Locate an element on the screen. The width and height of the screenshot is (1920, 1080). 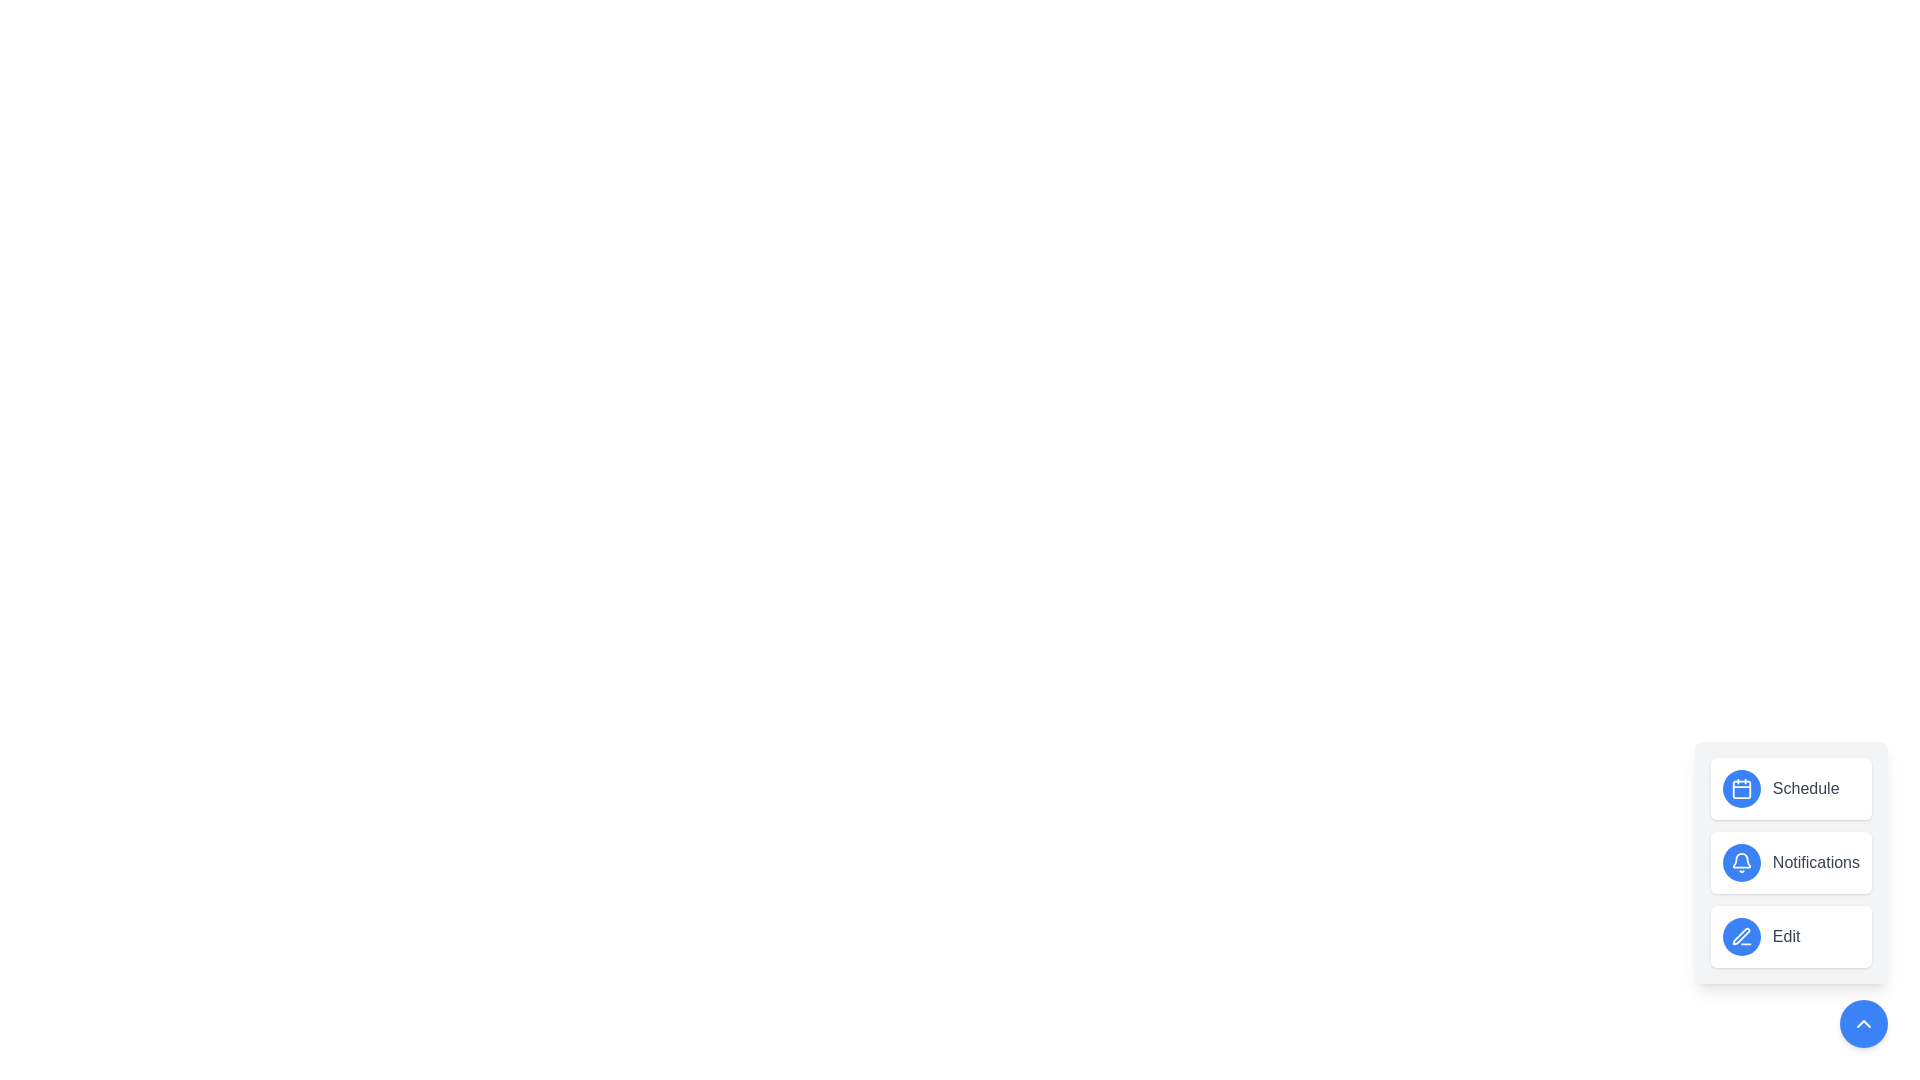
the 'Schedule' button to select the 'Schedule' option is located at coordinates (1790, 788).